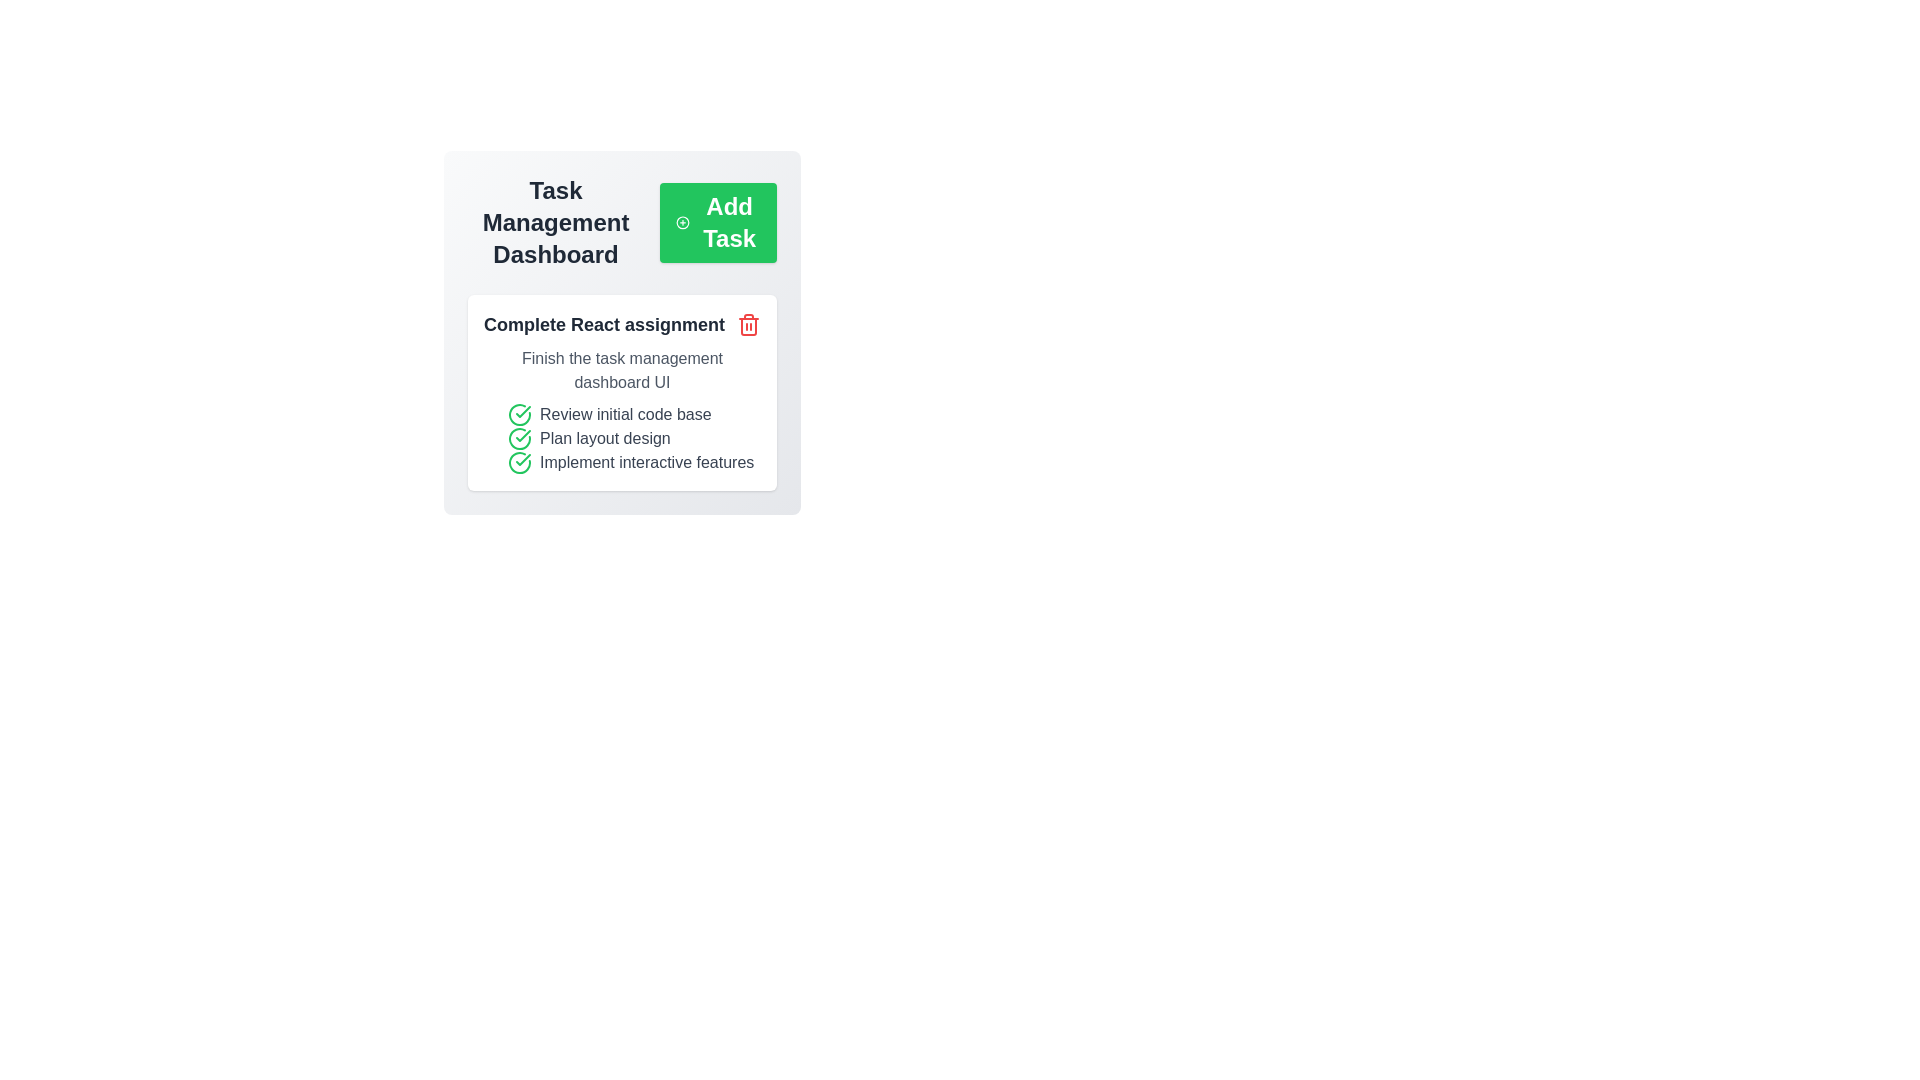 This screenshot has width=1920, height=1080. Describe the element at coordinates (621, 370) in the screenshot. I see `the text label containing 'Finish the task management dashboard UI', which is styled in gray and positioned directly beneath the header 'Complete React assignment' within the task card` at that location.